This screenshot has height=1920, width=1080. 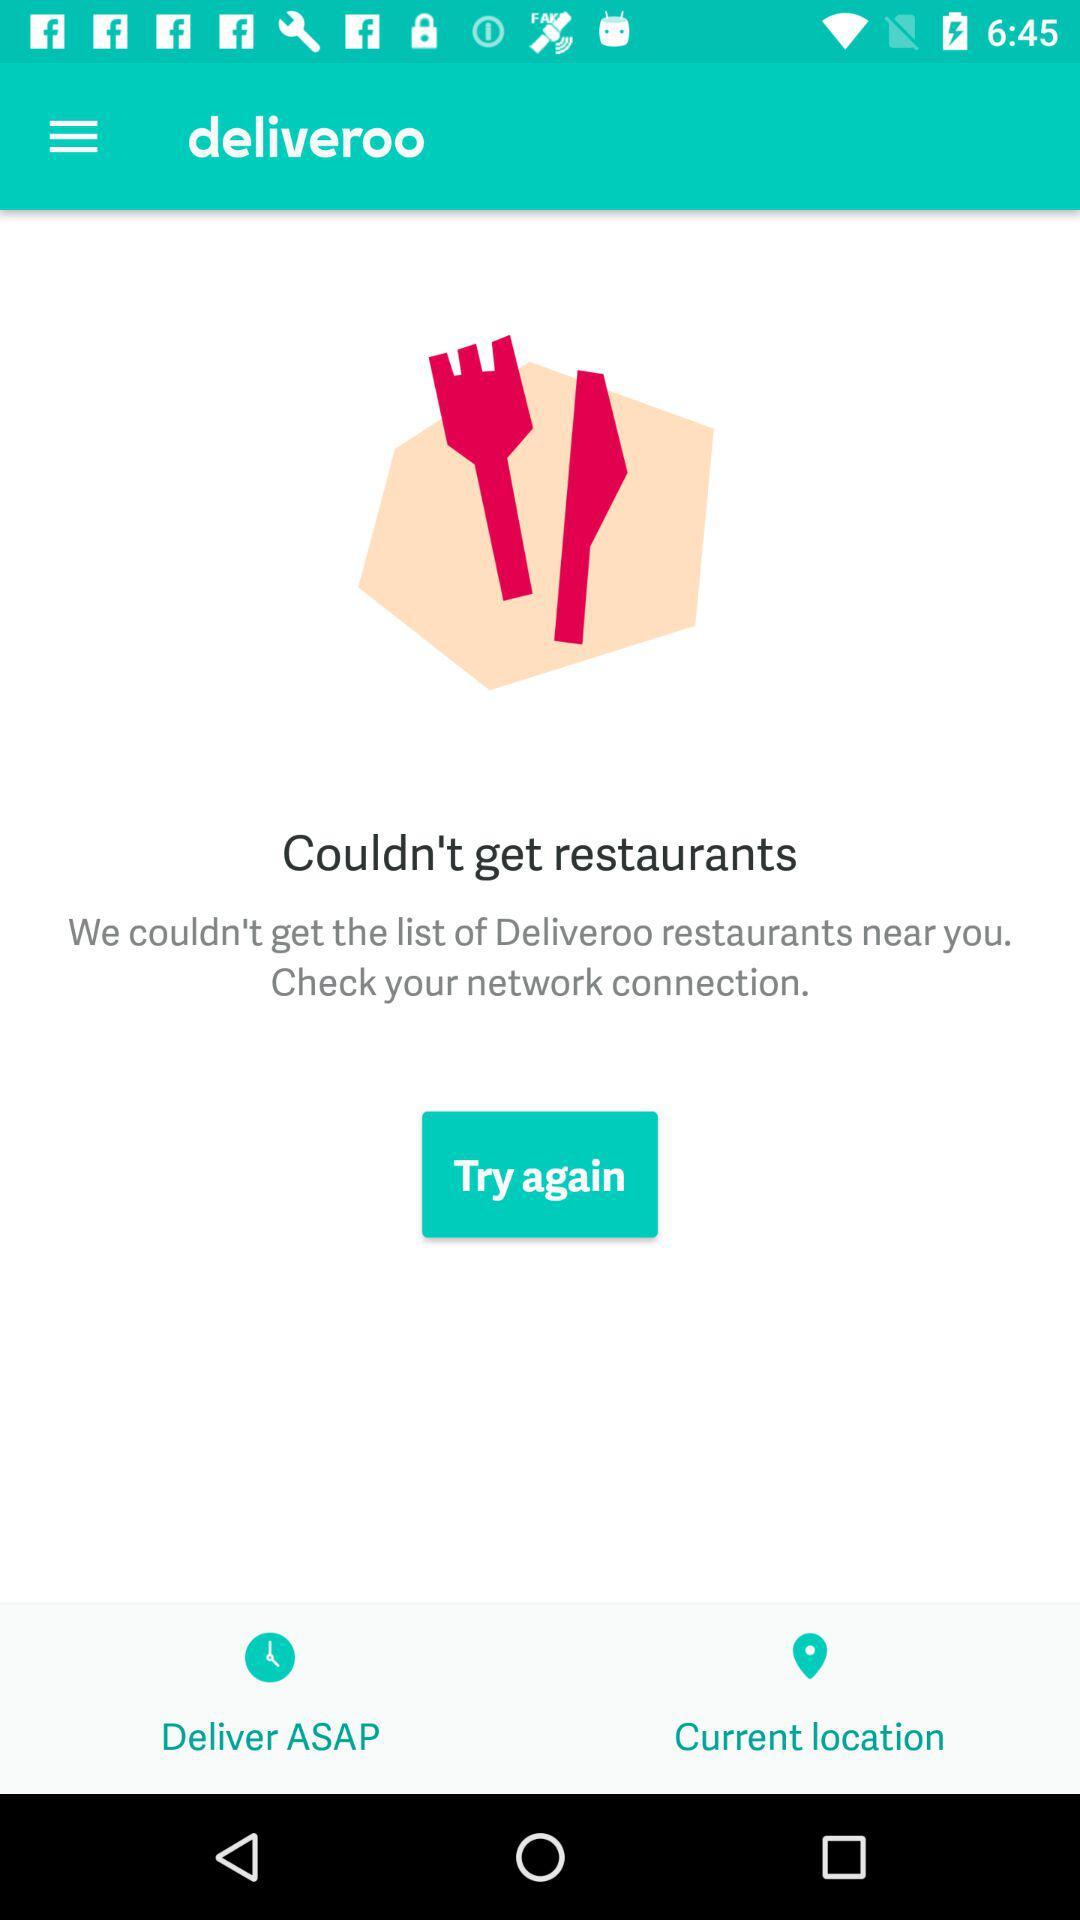 I want to click on the item to the left of the current location, so click(x=270, y=1698).